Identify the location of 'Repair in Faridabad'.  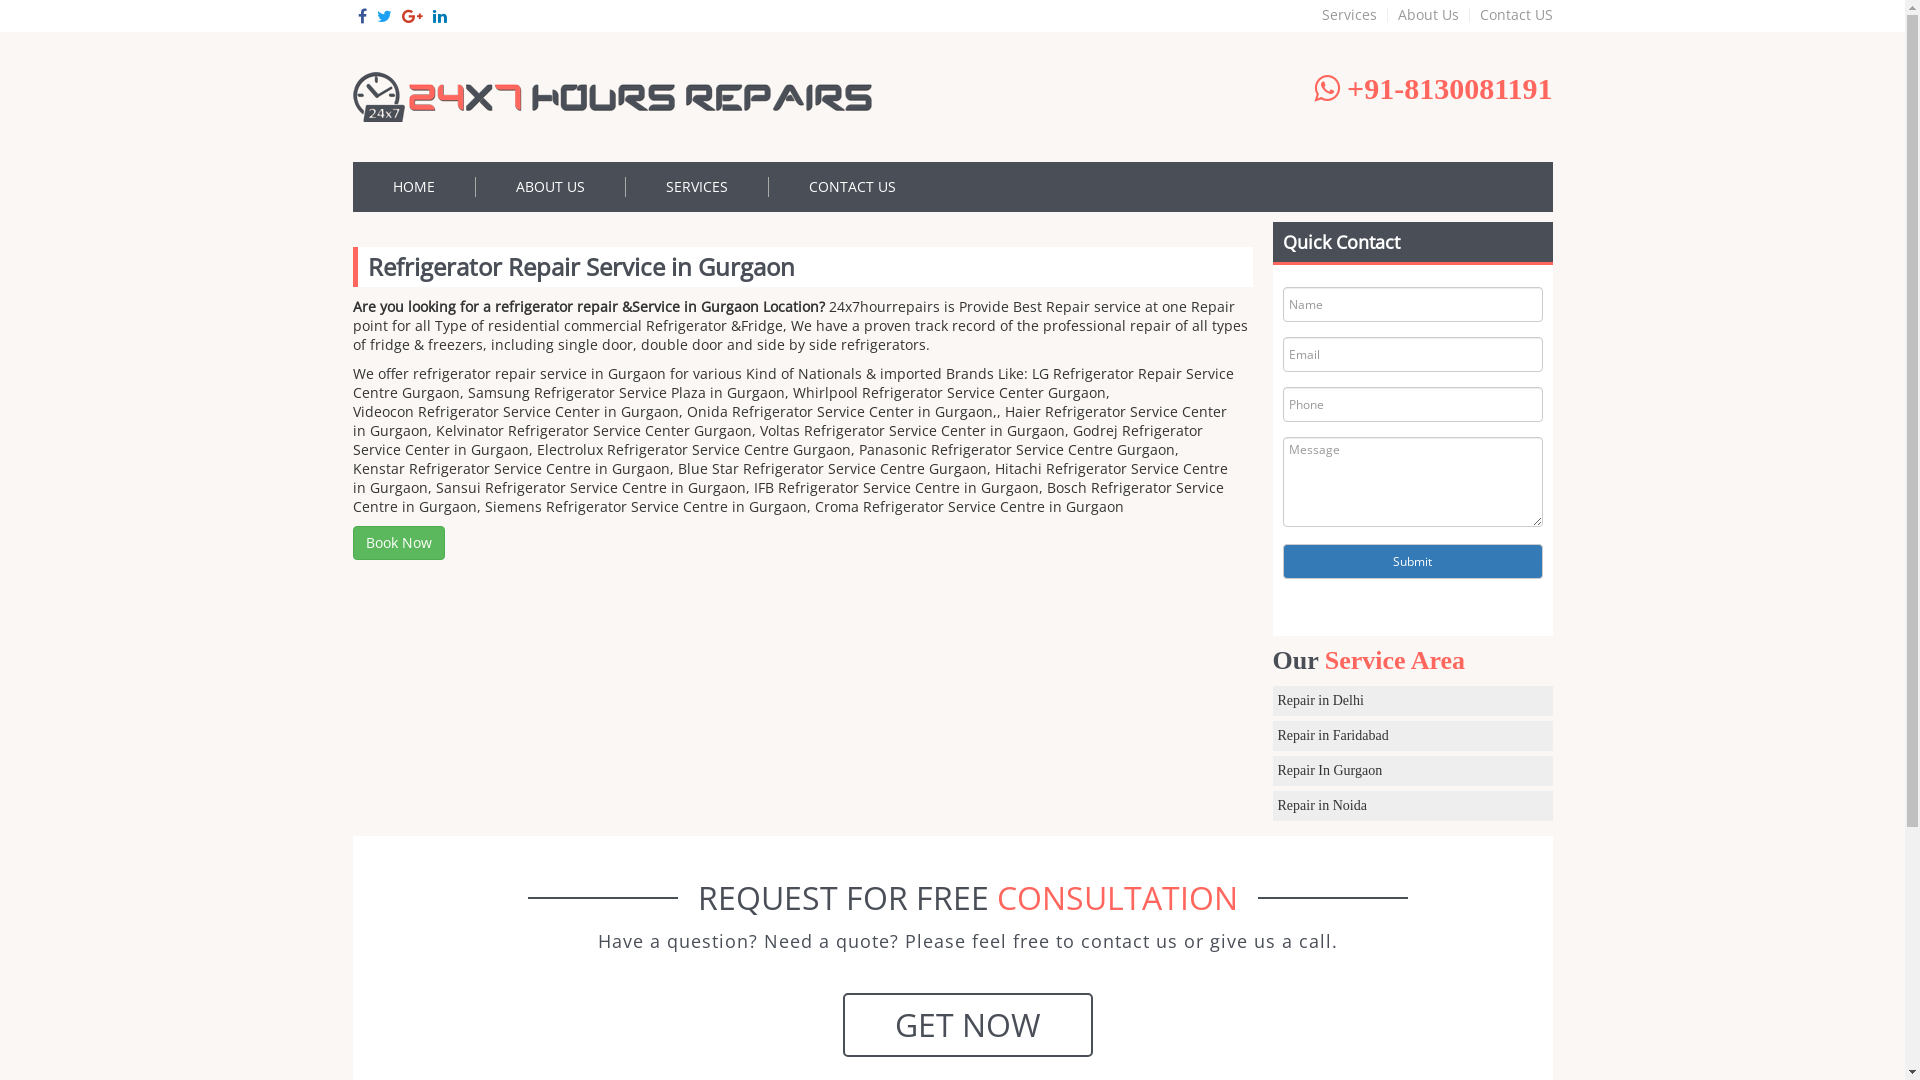
(1271, 736).